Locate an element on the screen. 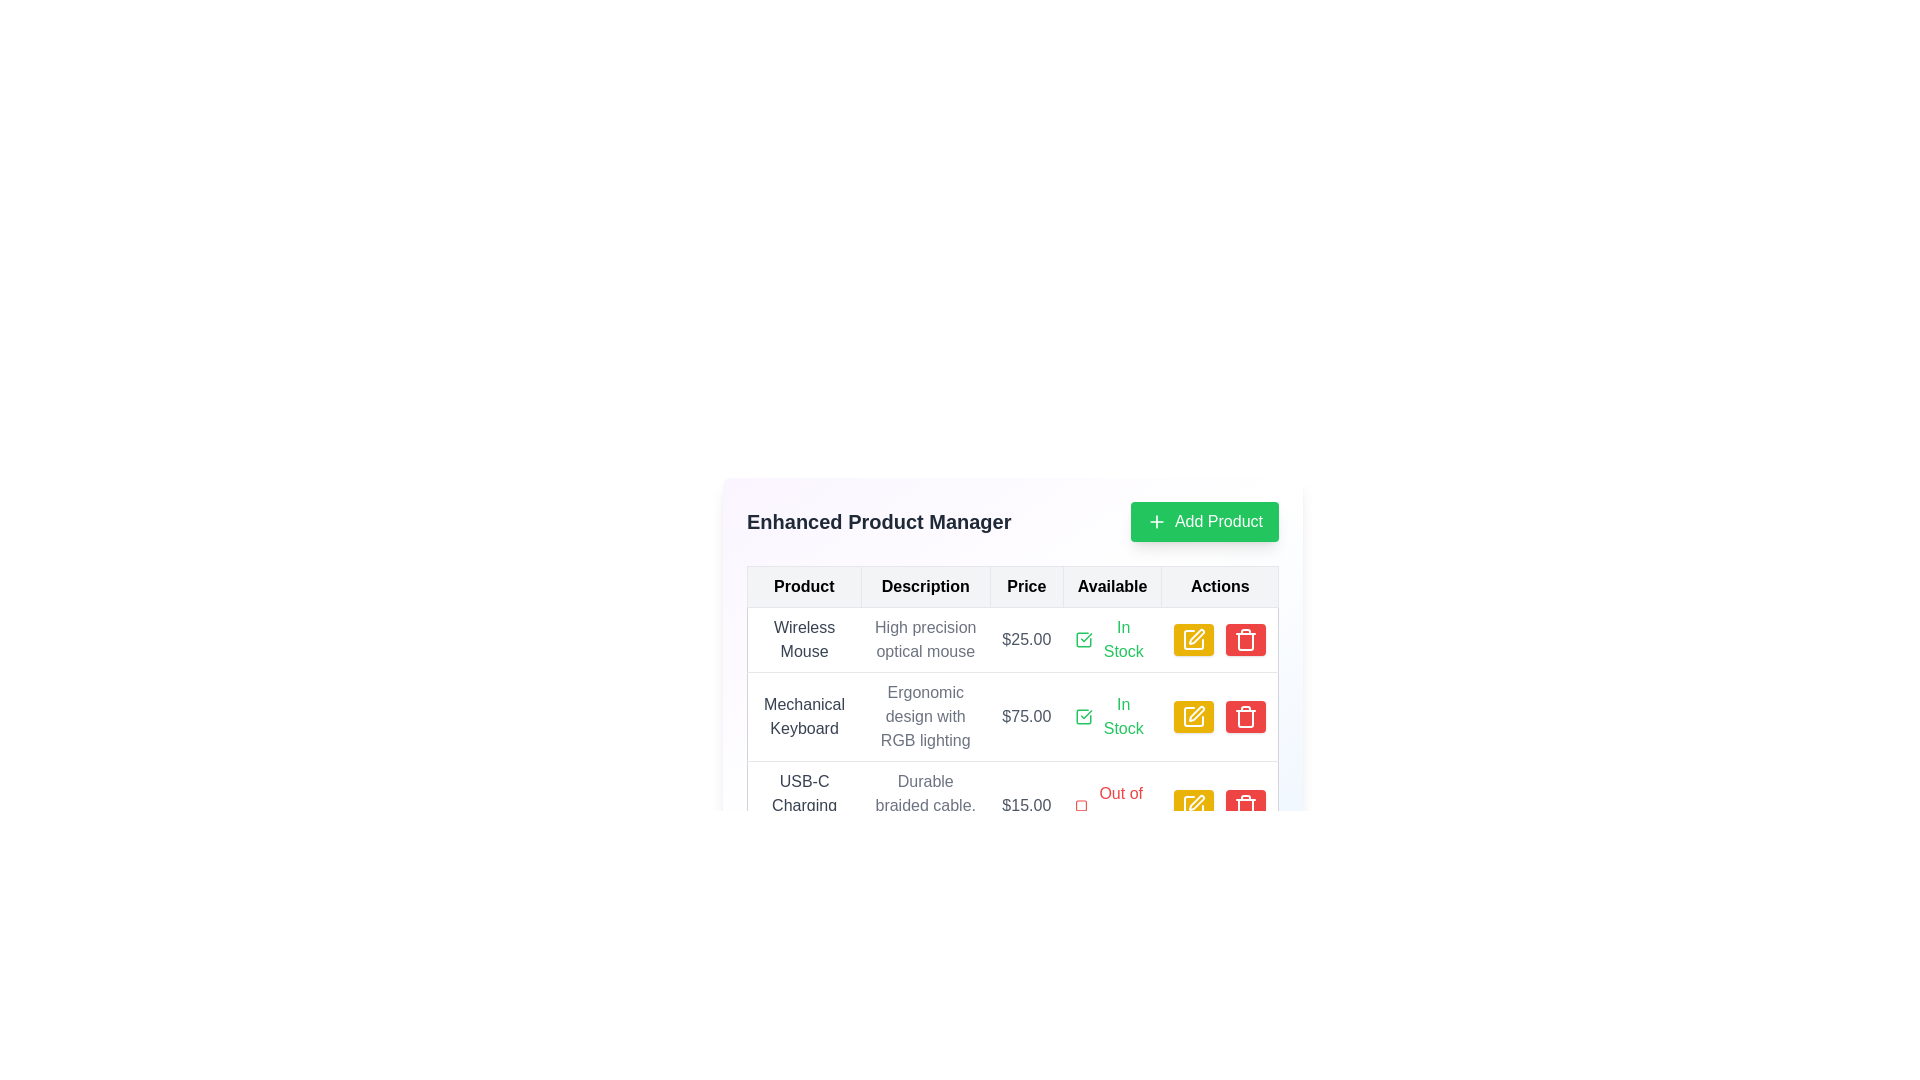  the middle component of the SVG trash can icon, which is located in the 'Actions' section of the table is located at coordinates (1244, 641).